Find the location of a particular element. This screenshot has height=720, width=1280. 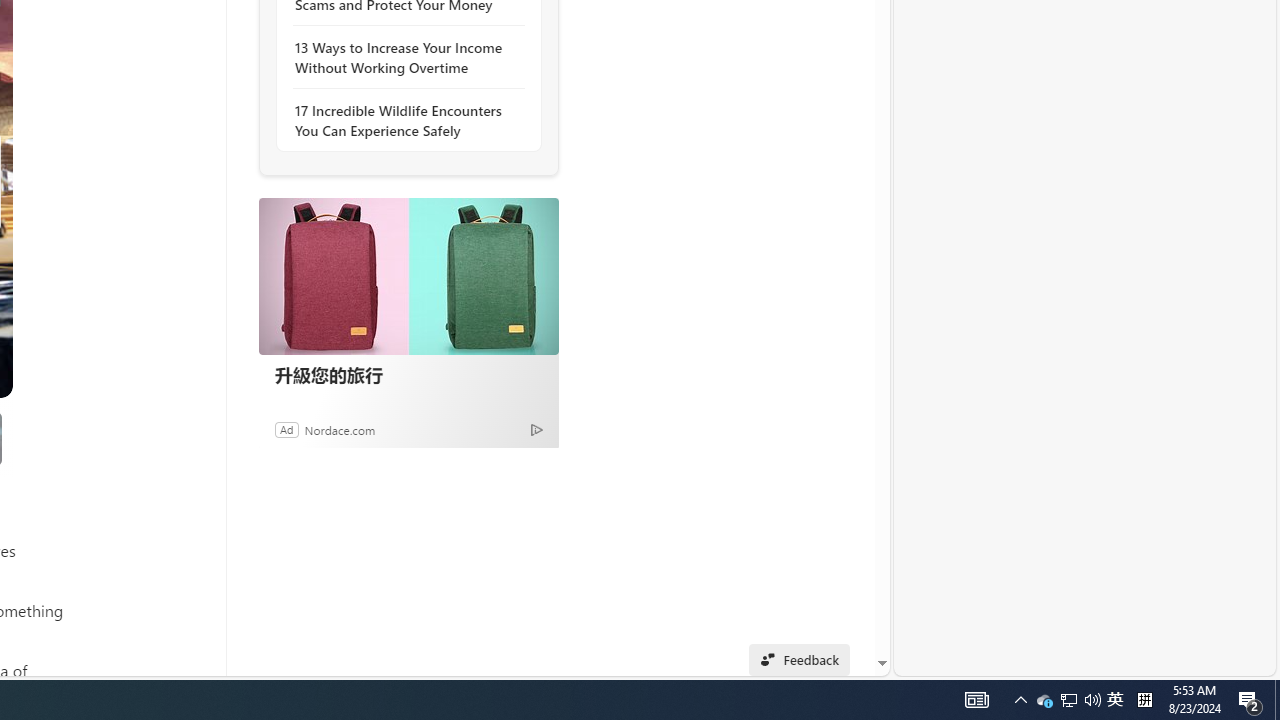

'Nordace.com' is located at coordinates (339, 428).